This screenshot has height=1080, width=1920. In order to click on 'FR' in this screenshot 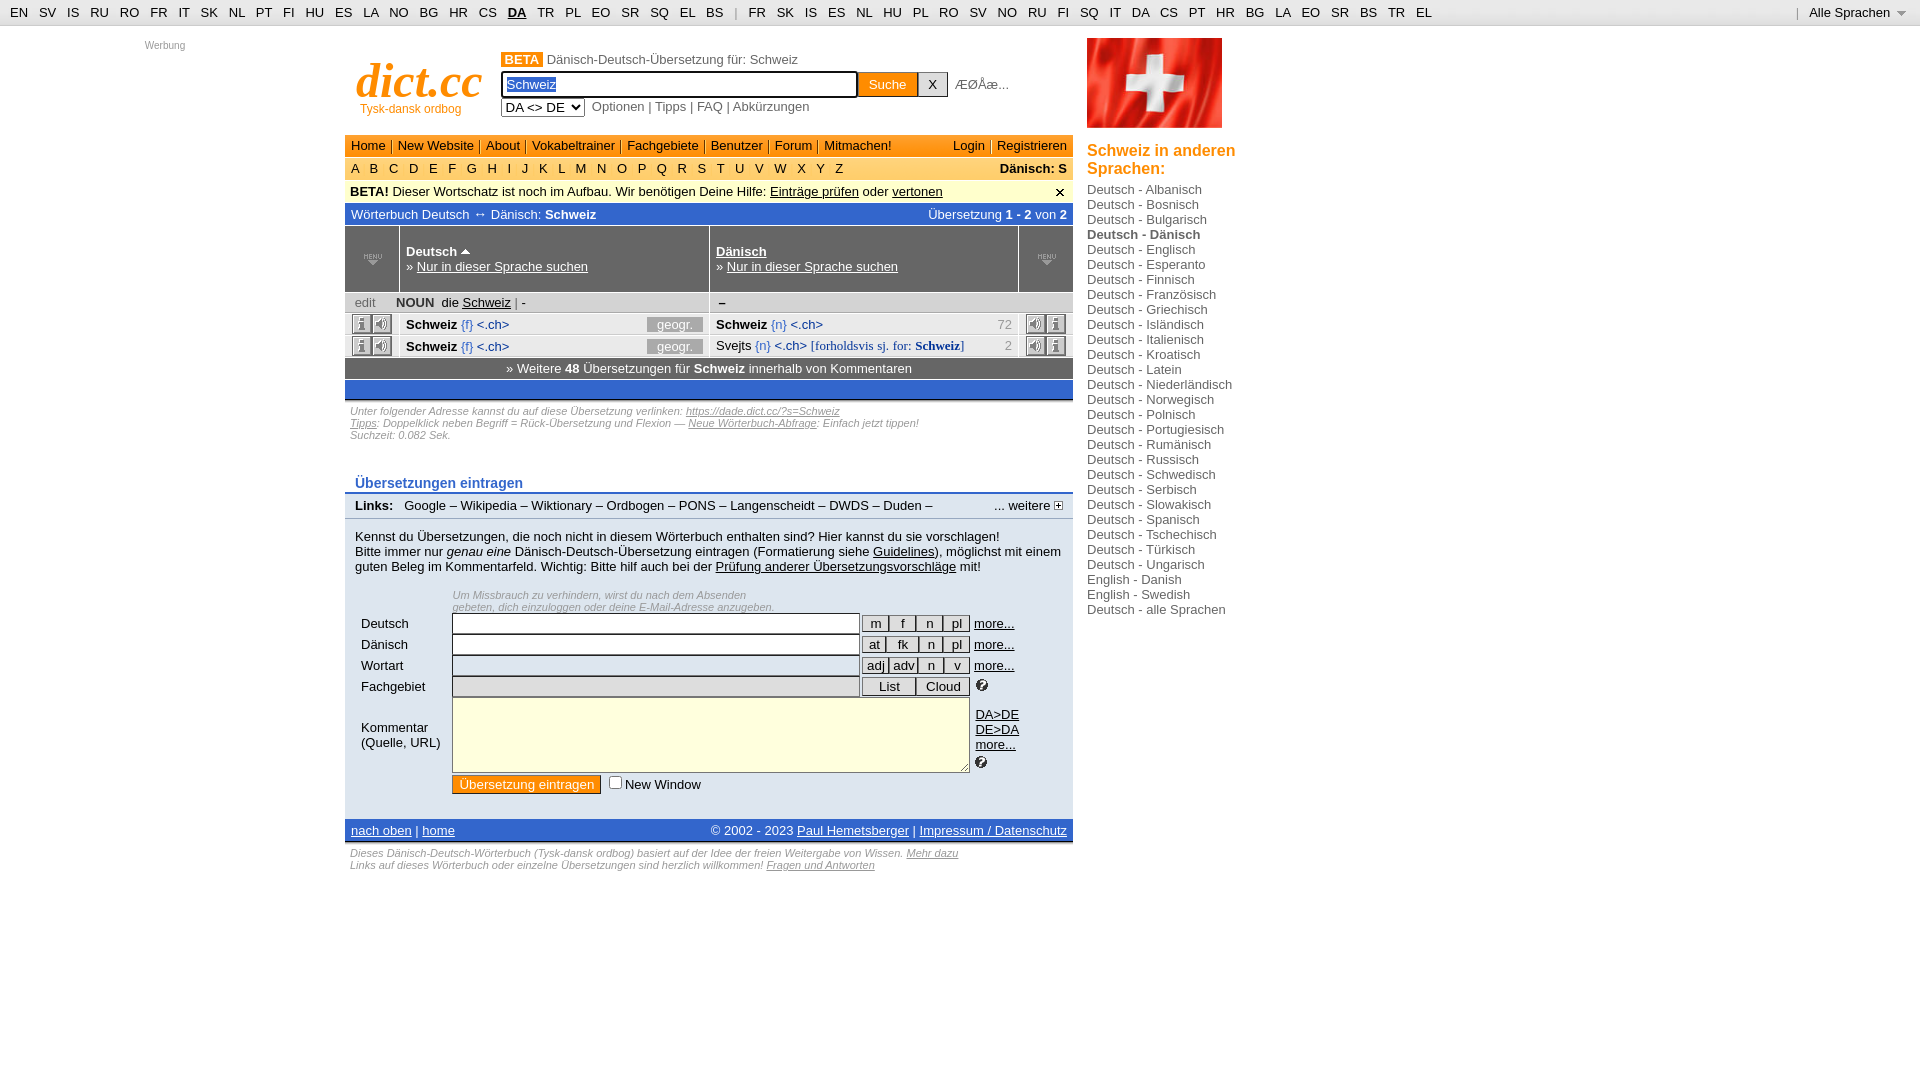, I will do `click(755, 12)`.